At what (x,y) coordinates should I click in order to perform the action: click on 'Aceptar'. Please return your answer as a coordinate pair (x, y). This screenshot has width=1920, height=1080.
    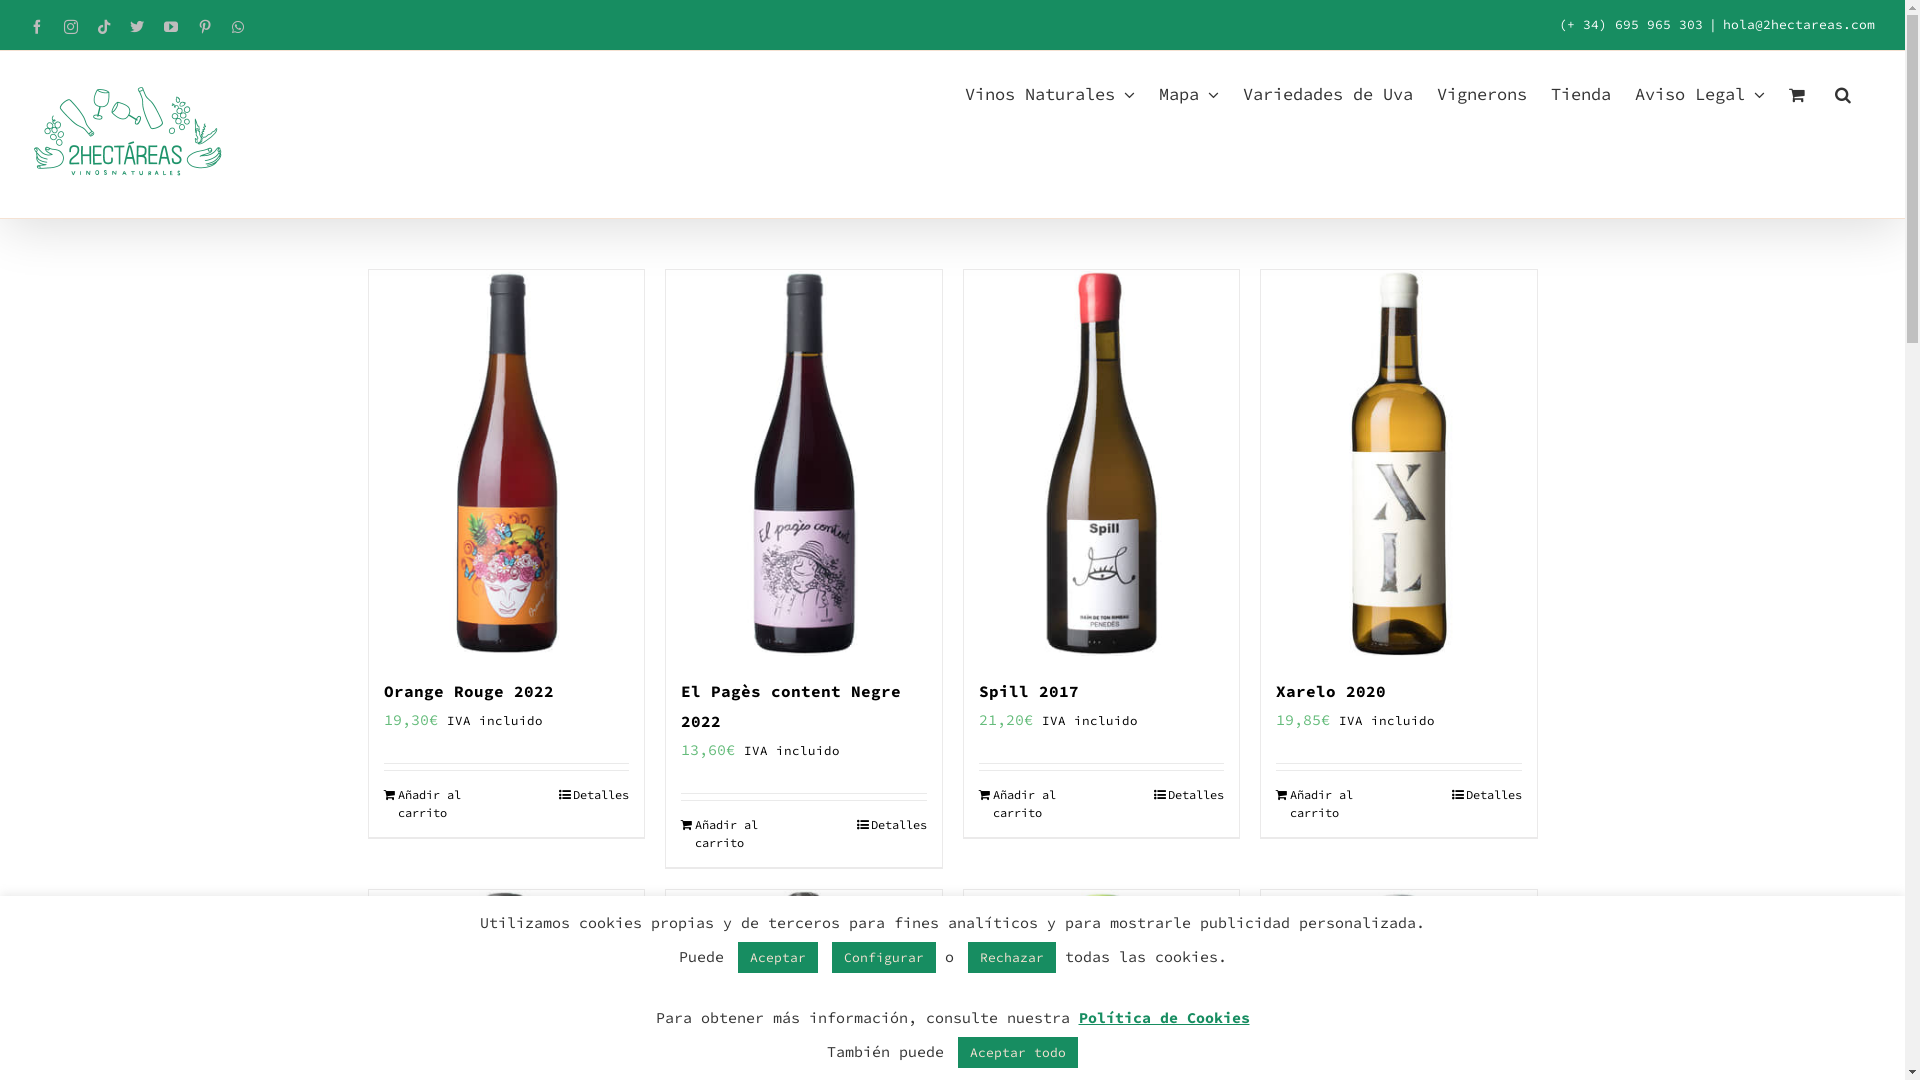
    Looking at the image, I should click on (776, 956).